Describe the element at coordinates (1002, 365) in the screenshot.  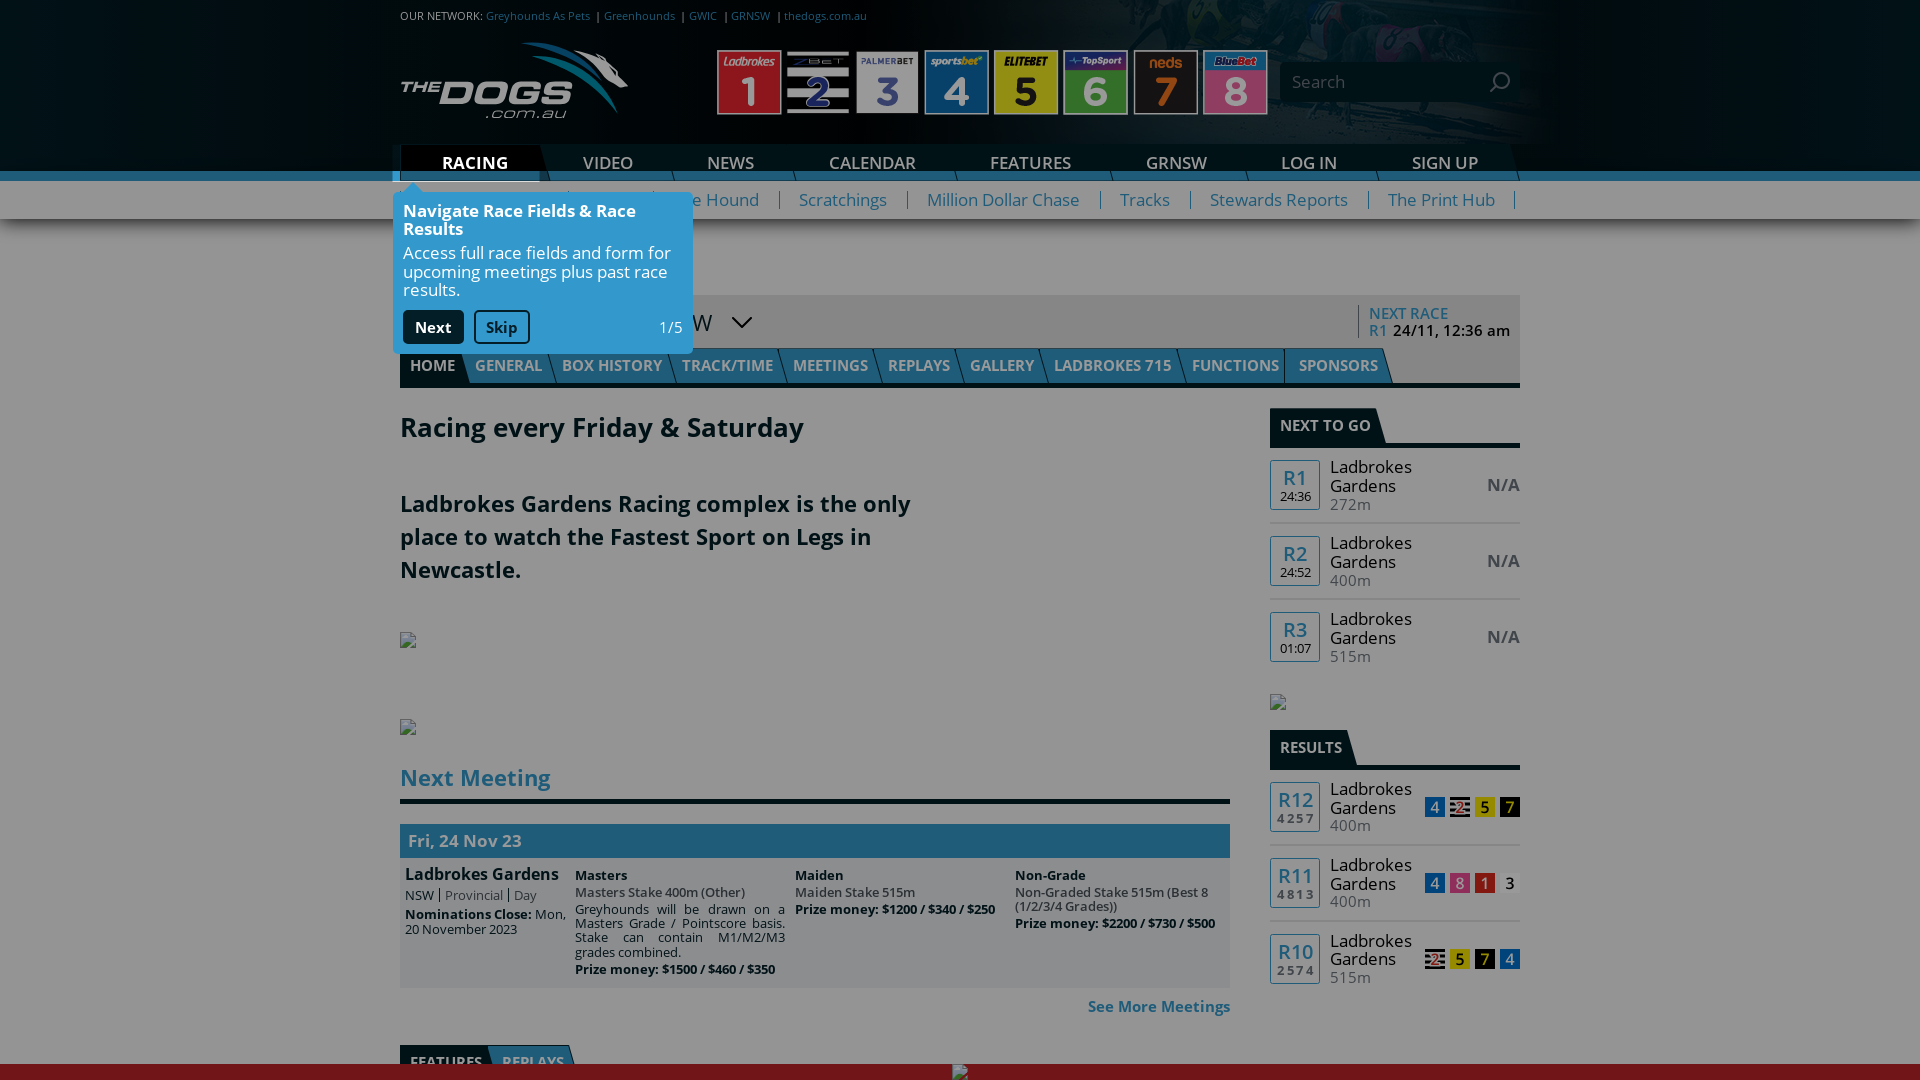
I see `'GALLERY'` at that location.